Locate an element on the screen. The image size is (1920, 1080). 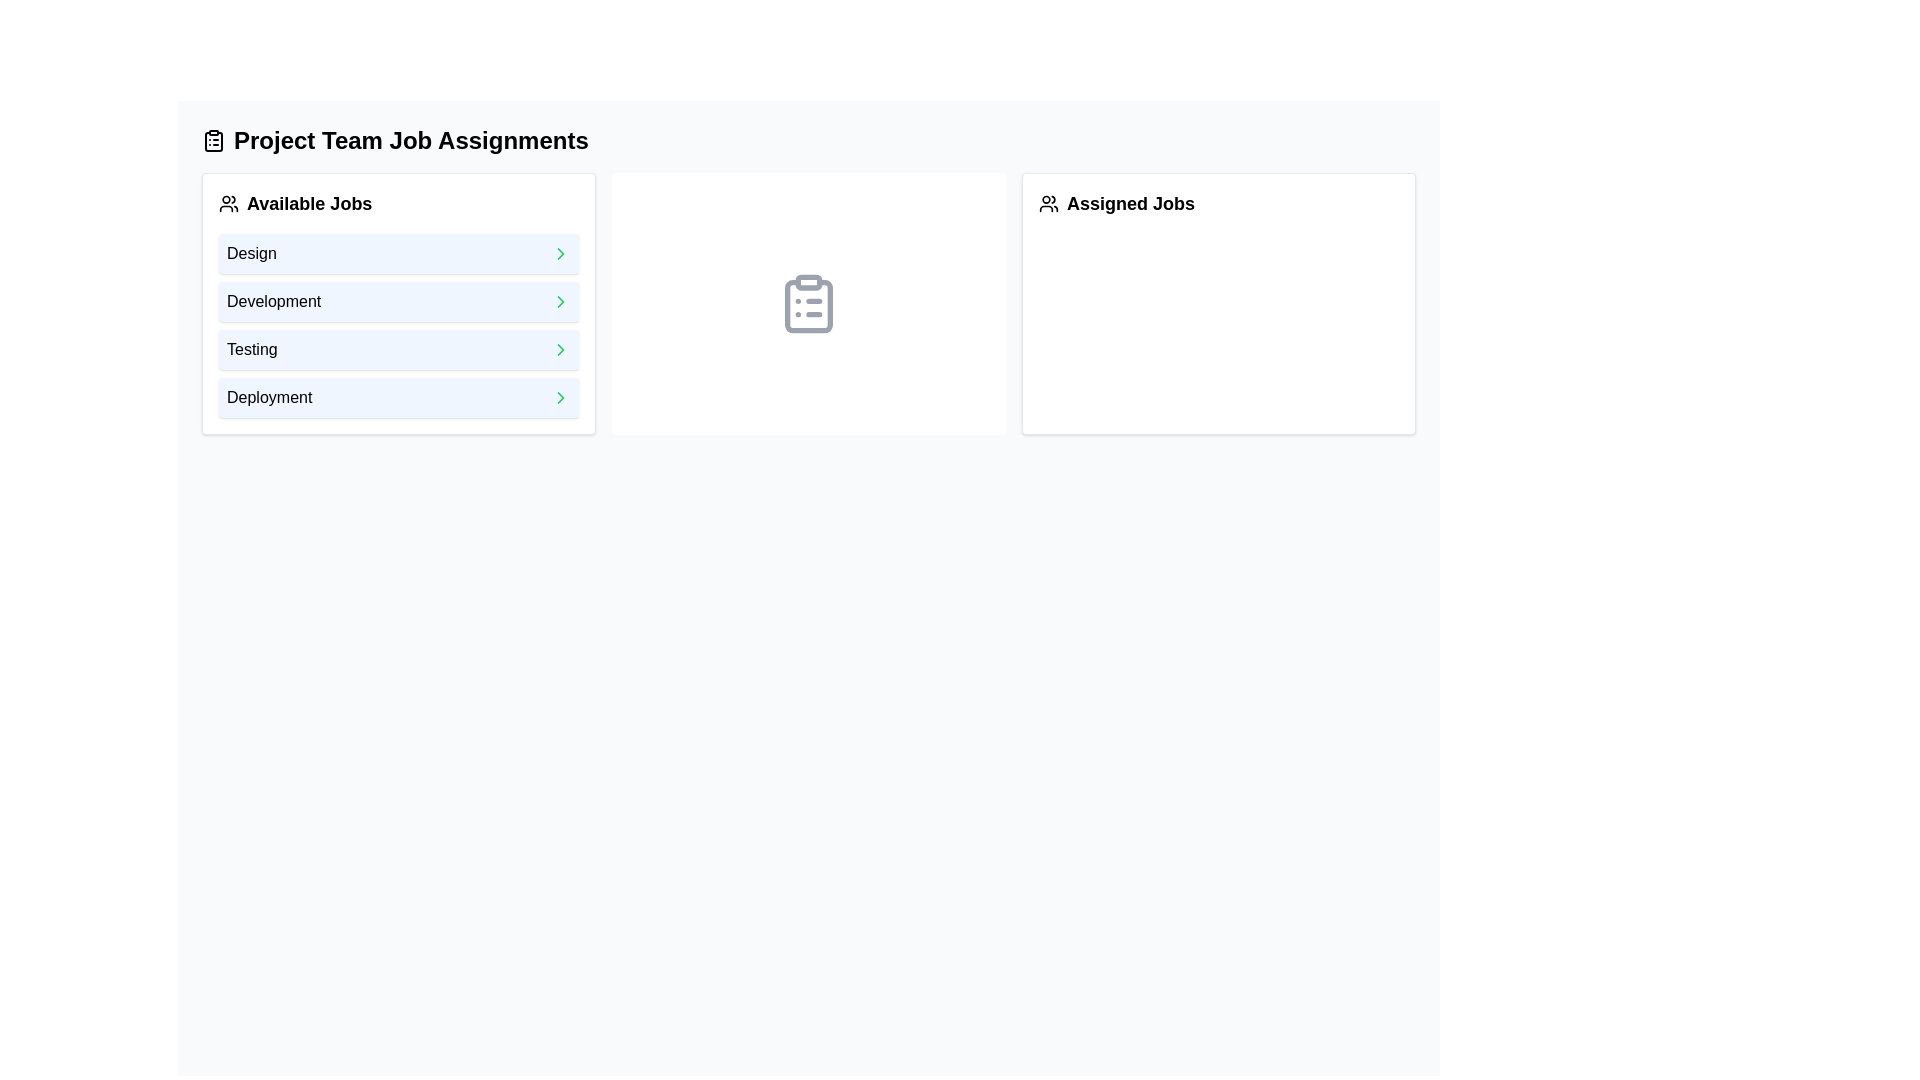
the 'Deployment' button, which is a rectangular button with a light blue background and rounded edges, located under the 'Testing' button in the 'Available Jobs' panel is located at coordinates (398, 397).